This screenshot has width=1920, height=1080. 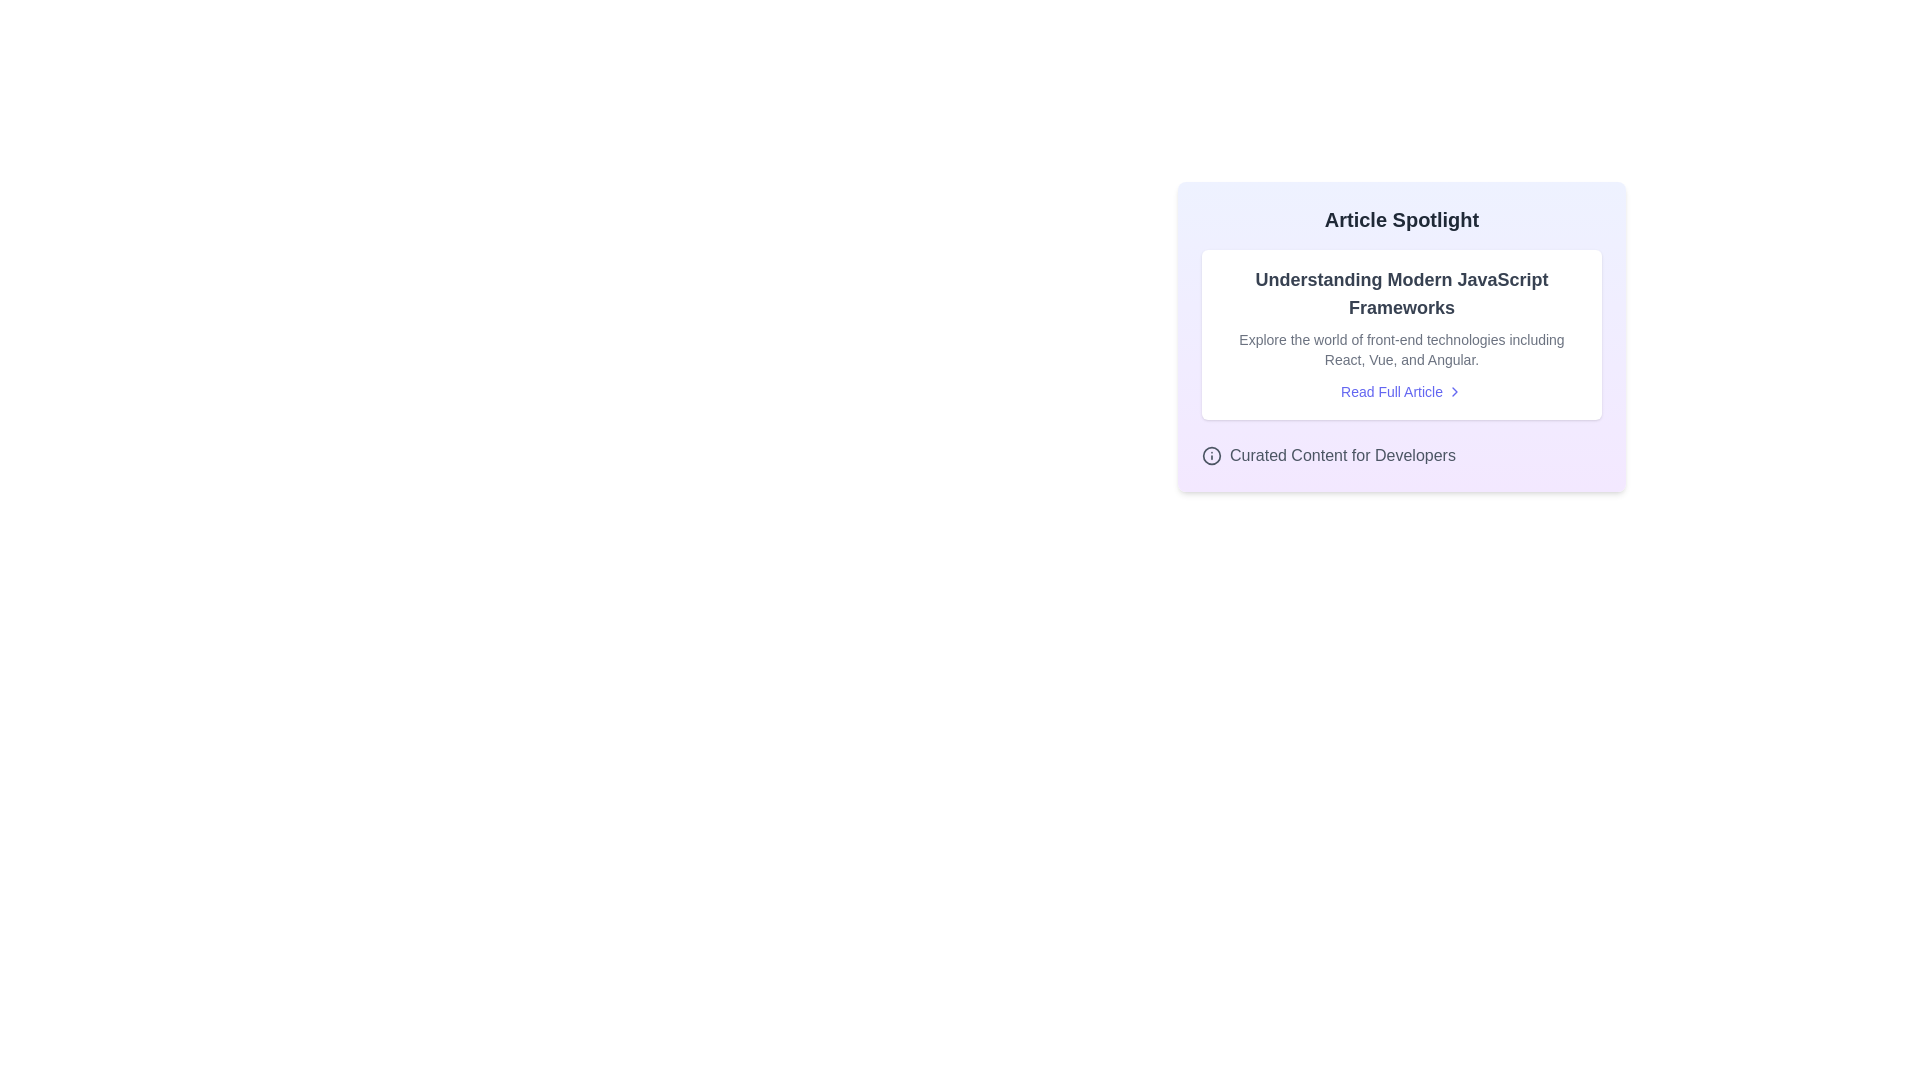 I want to click on the hyperlink styled with blue, underlined text that displays 'Read Full Article', which includes an adjacent right-facing arrow icon, so click(x=1400, y=392).